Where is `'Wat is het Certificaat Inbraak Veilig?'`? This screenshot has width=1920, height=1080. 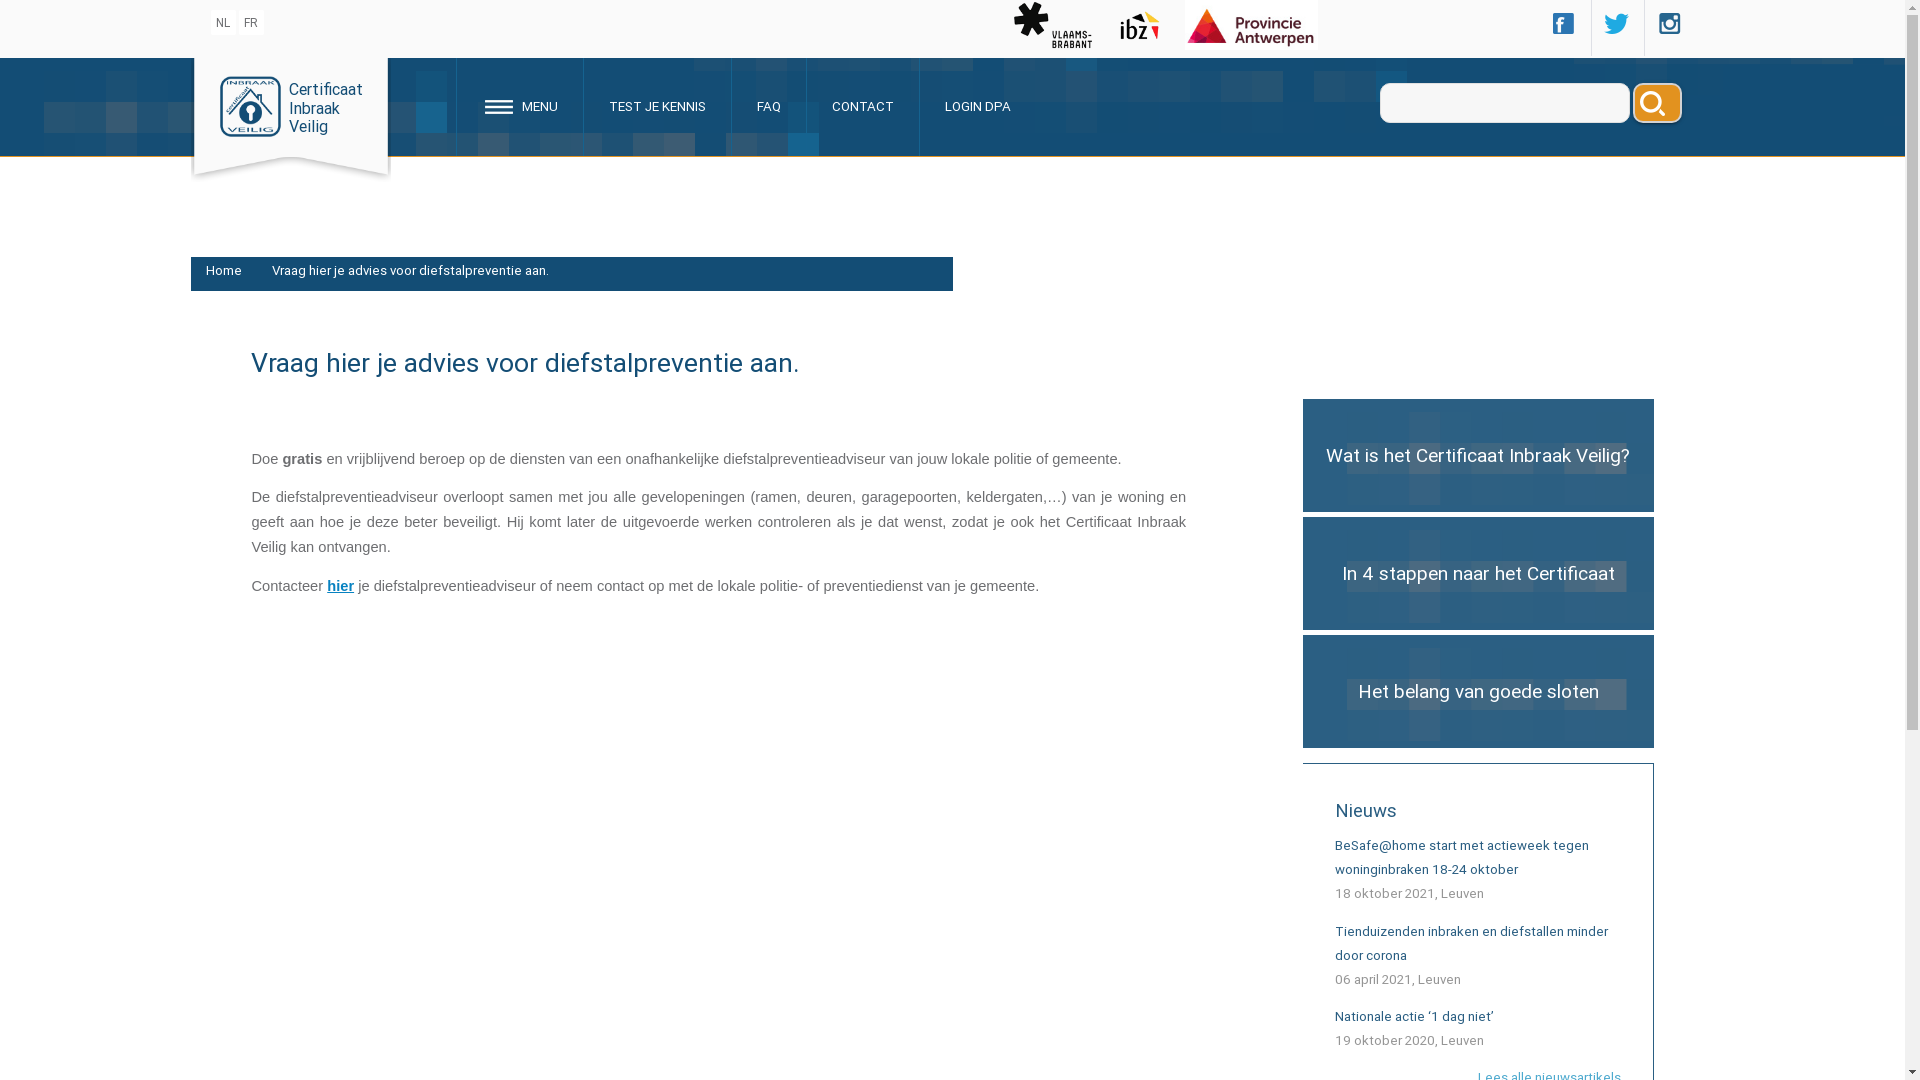
'Wat is het Certificaat Inbraak Veilig?' is located at coordinates (1478, 455).